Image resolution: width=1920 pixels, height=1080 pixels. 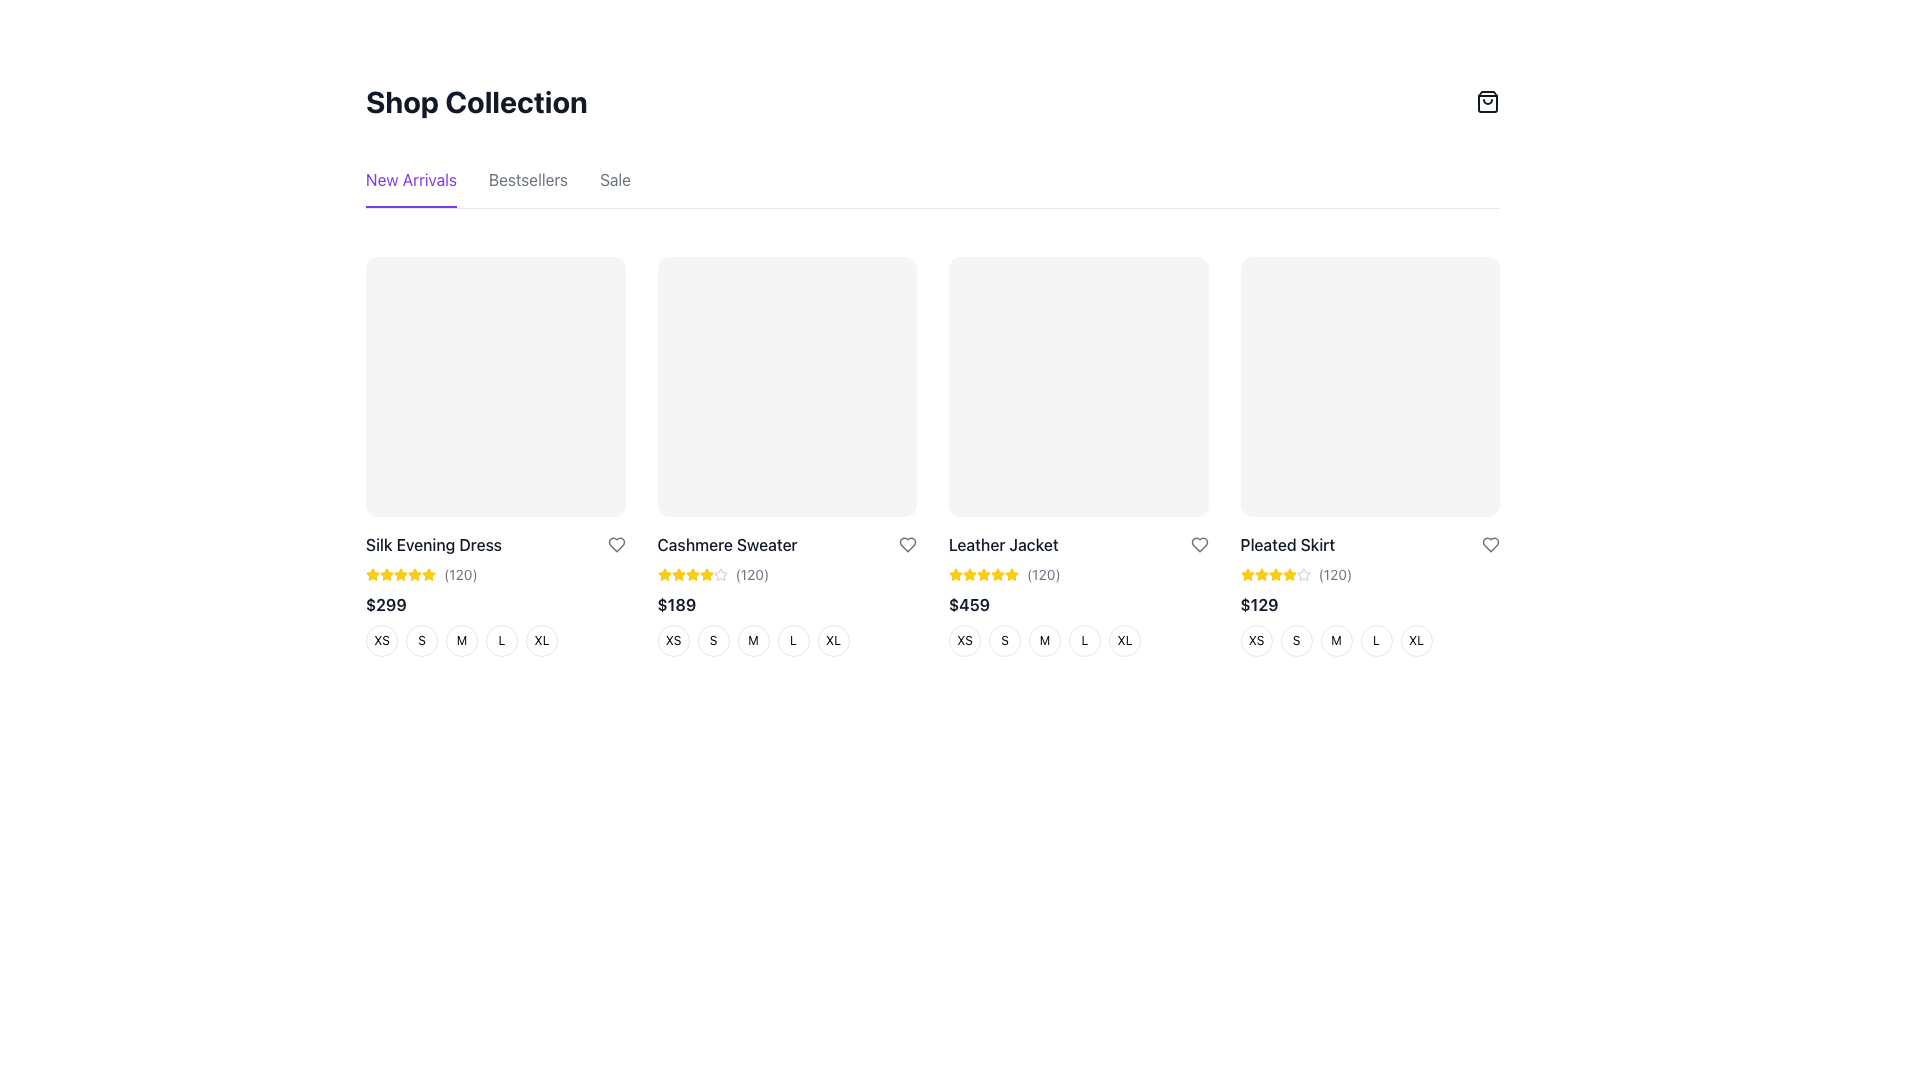 What do you see at coordinates (664, 574) in the screenshot?
I see `star-shaped yellow icon used for ratings located in the second product card from the left, specifically in the rating section below the product image and name` at bounding box center [664, 574].